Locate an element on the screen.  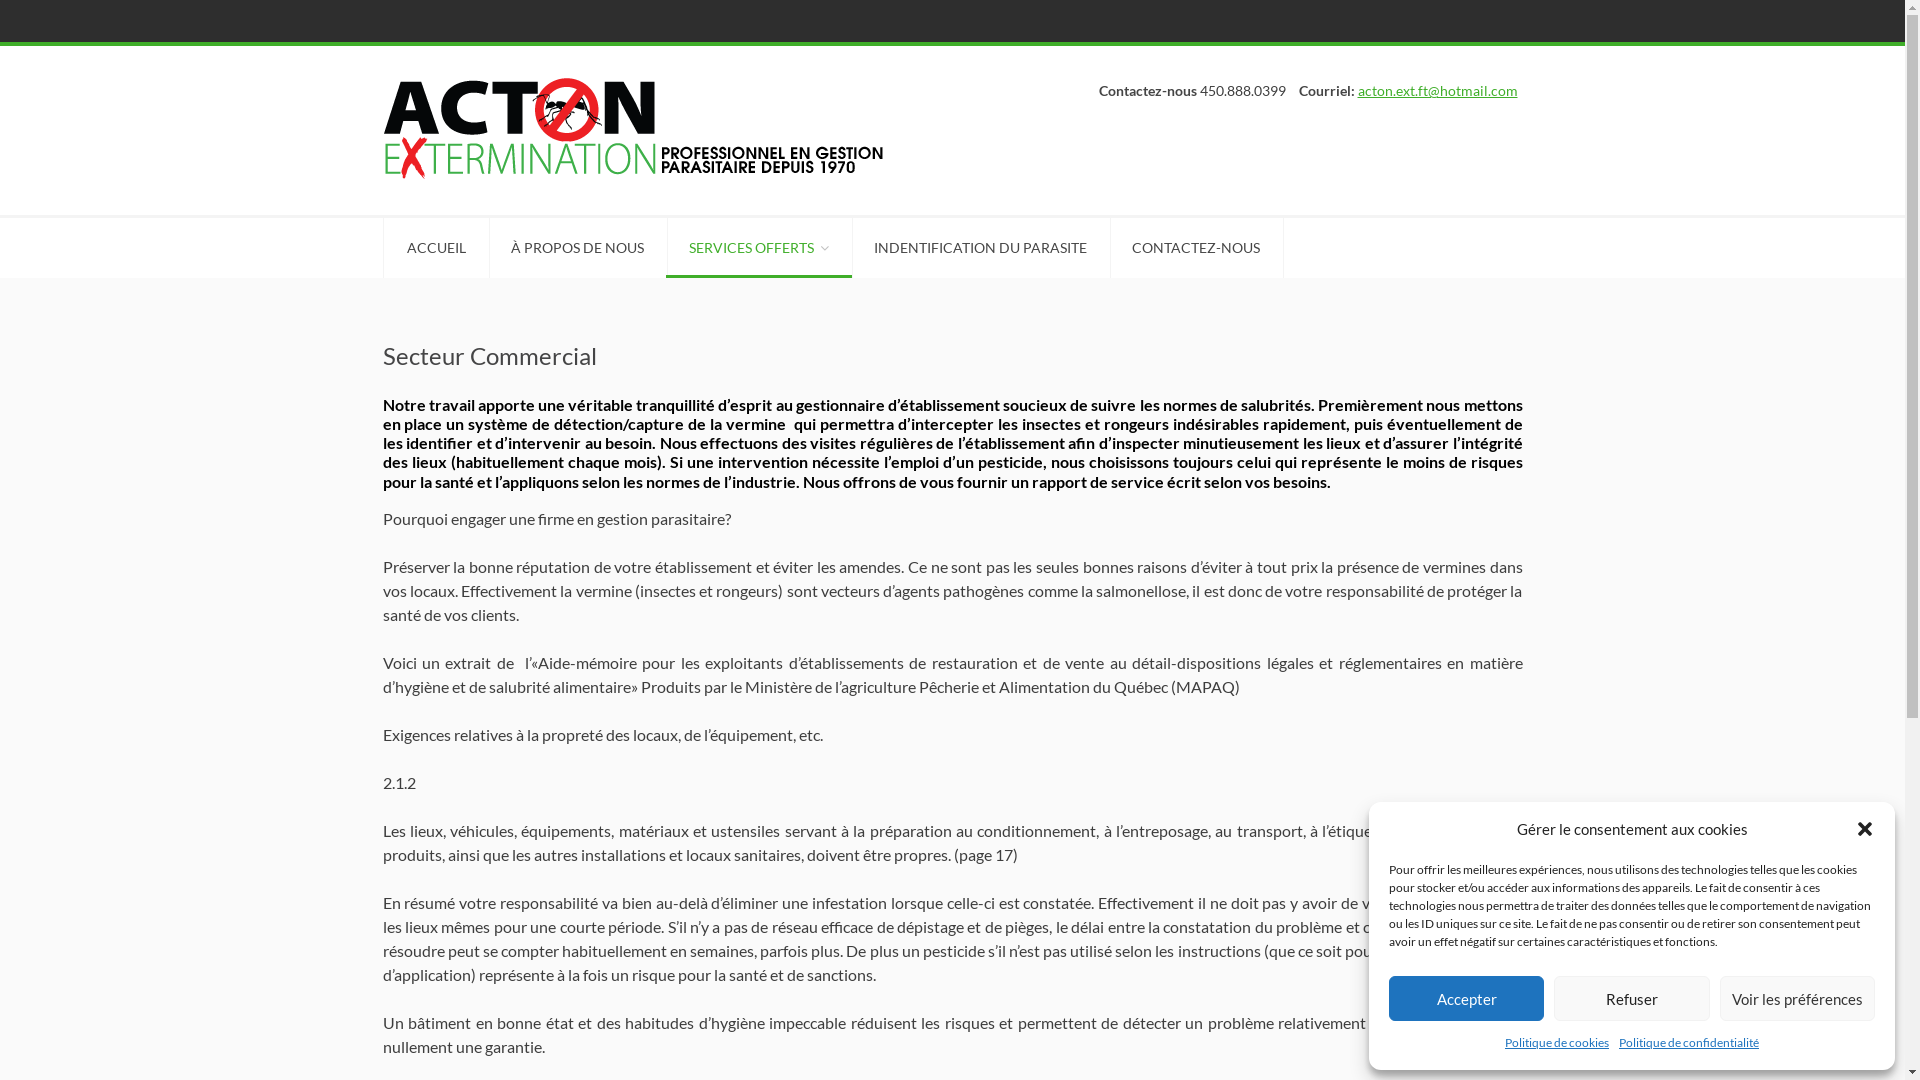
'CONTACTEZ-NOUS' is located at coordinates (1195, 246).